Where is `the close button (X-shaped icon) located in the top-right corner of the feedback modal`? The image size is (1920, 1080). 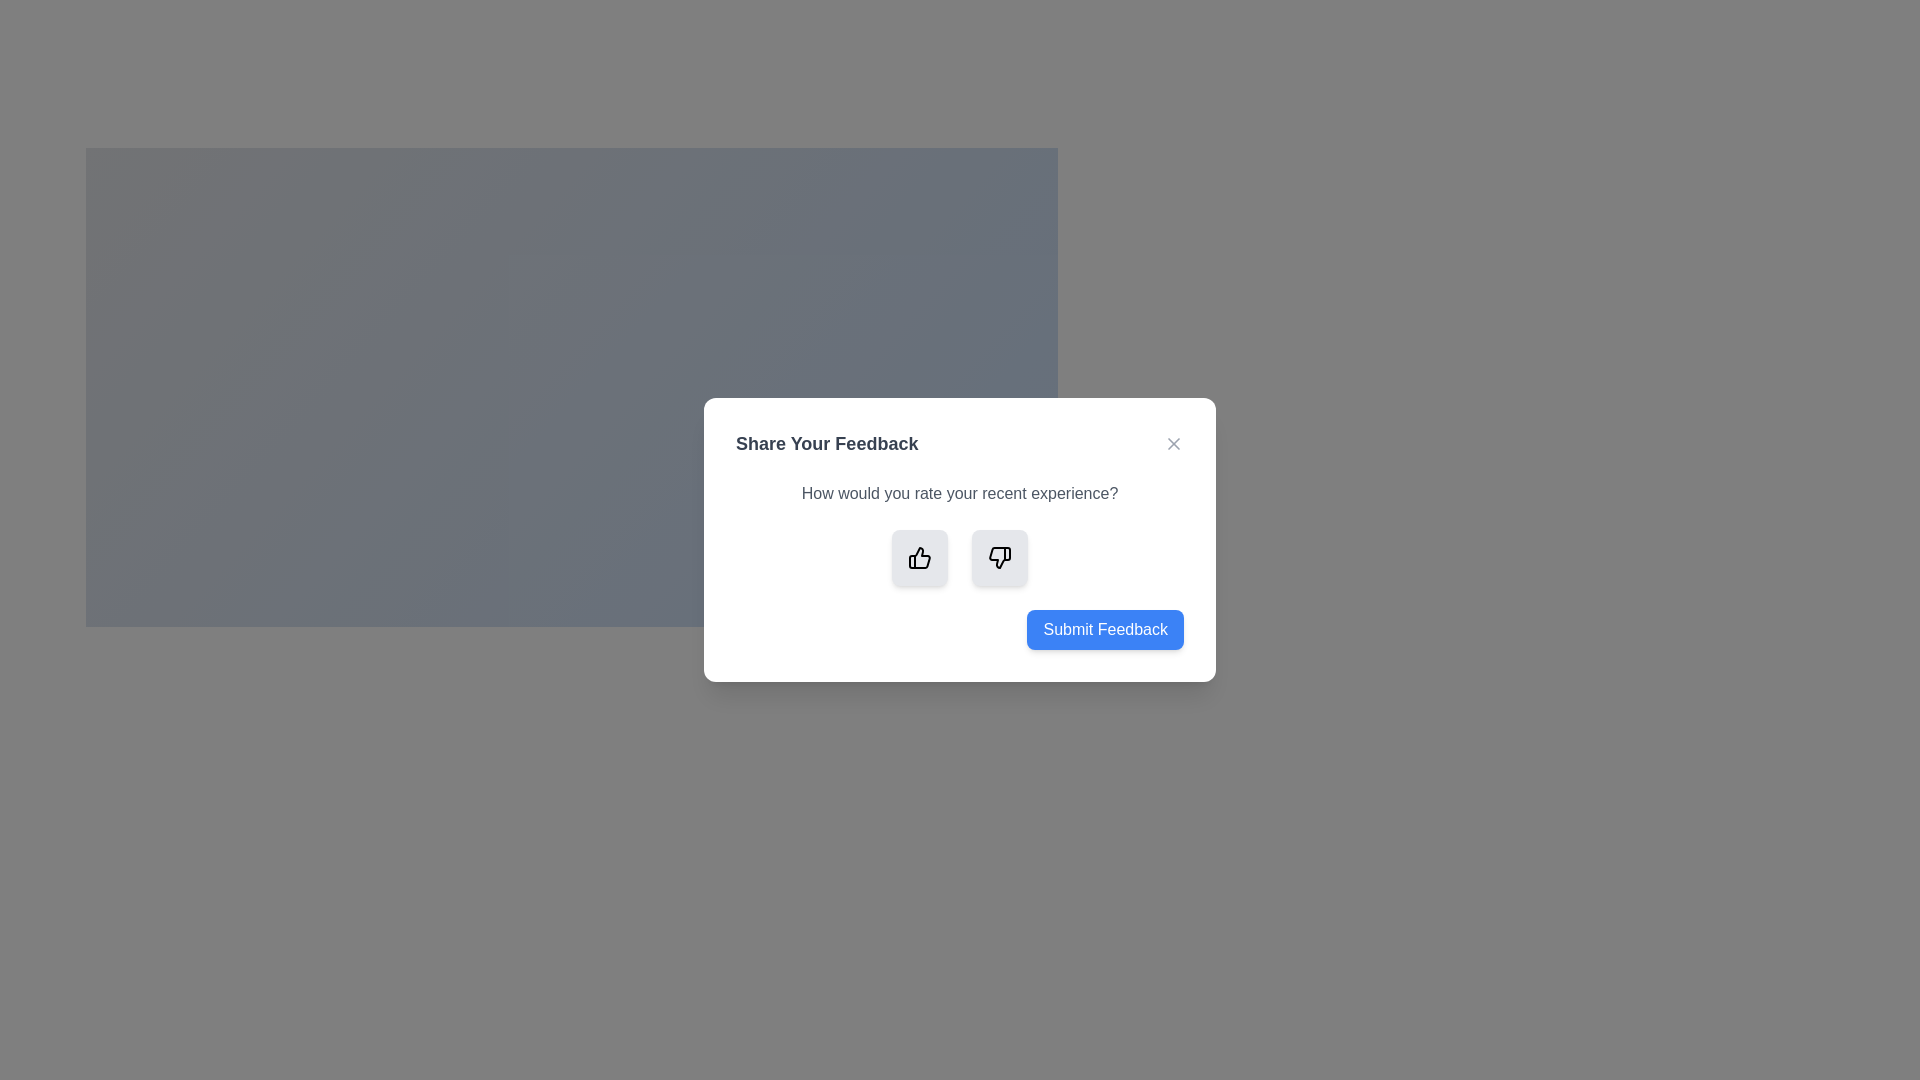 the close button (X-shaped icon) located in the top-right corner of the feedback modal is located at coordinates (1174, 442).